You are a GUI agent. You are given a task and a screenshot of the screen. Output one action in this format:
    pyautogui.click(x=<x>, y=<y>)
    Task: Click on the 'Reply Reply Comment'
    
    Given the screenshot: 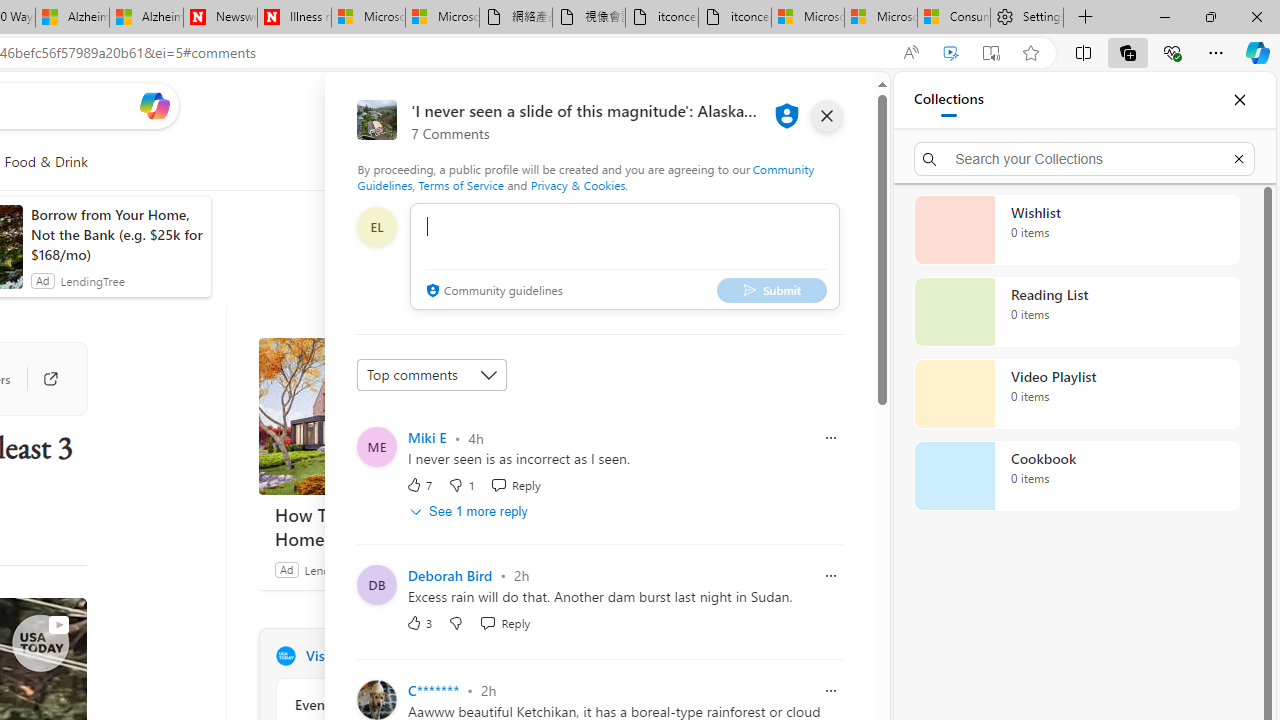 What is the action you would take?
    pyautogui.click(x=505, y=621)
    